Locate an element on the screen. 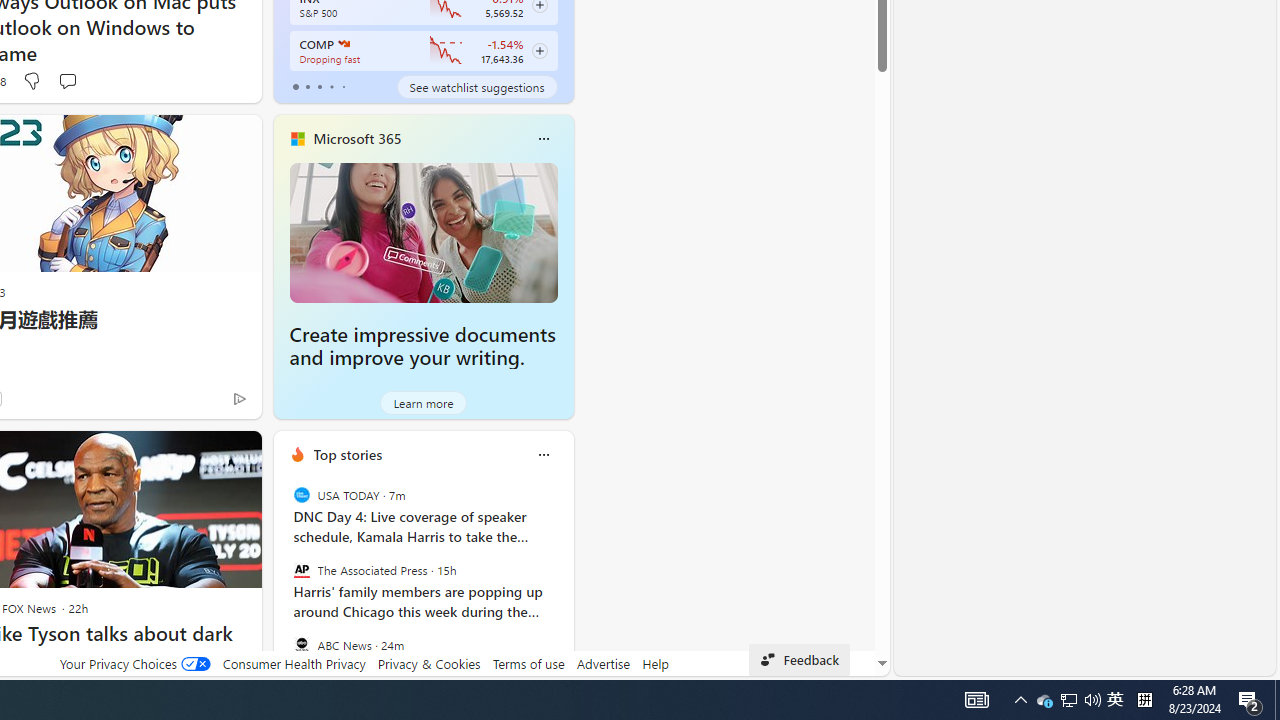 This screenshot has height=720, width=1280. 'tab-2' is located at coordinates (320, 86).